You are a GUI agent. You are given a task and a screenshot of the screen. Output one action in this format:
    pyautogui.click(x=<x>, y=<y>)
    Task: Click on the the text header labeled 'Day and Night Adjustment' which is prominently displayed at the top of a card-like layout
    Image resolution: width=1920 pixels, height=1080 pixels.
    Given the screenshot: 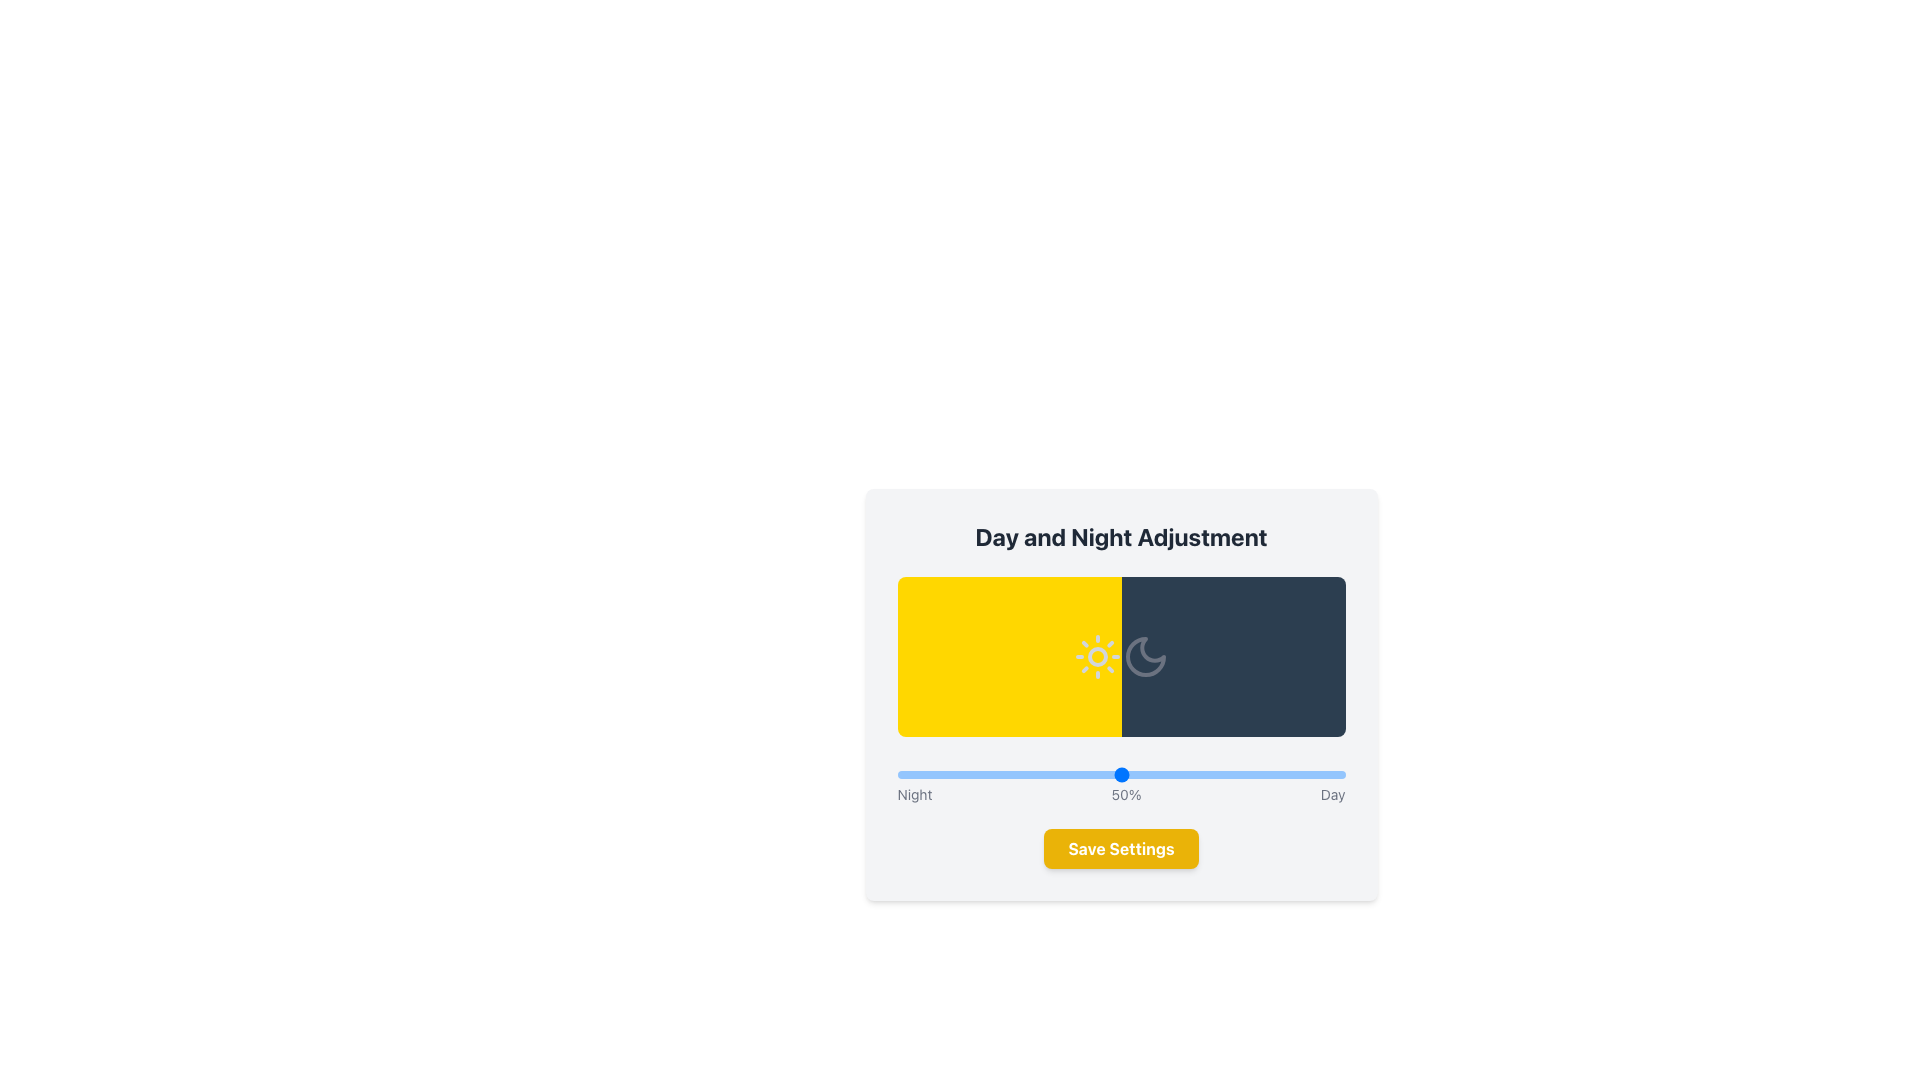 What is the action you would take?
    pyautogui.click(x=1121, y=535)
    